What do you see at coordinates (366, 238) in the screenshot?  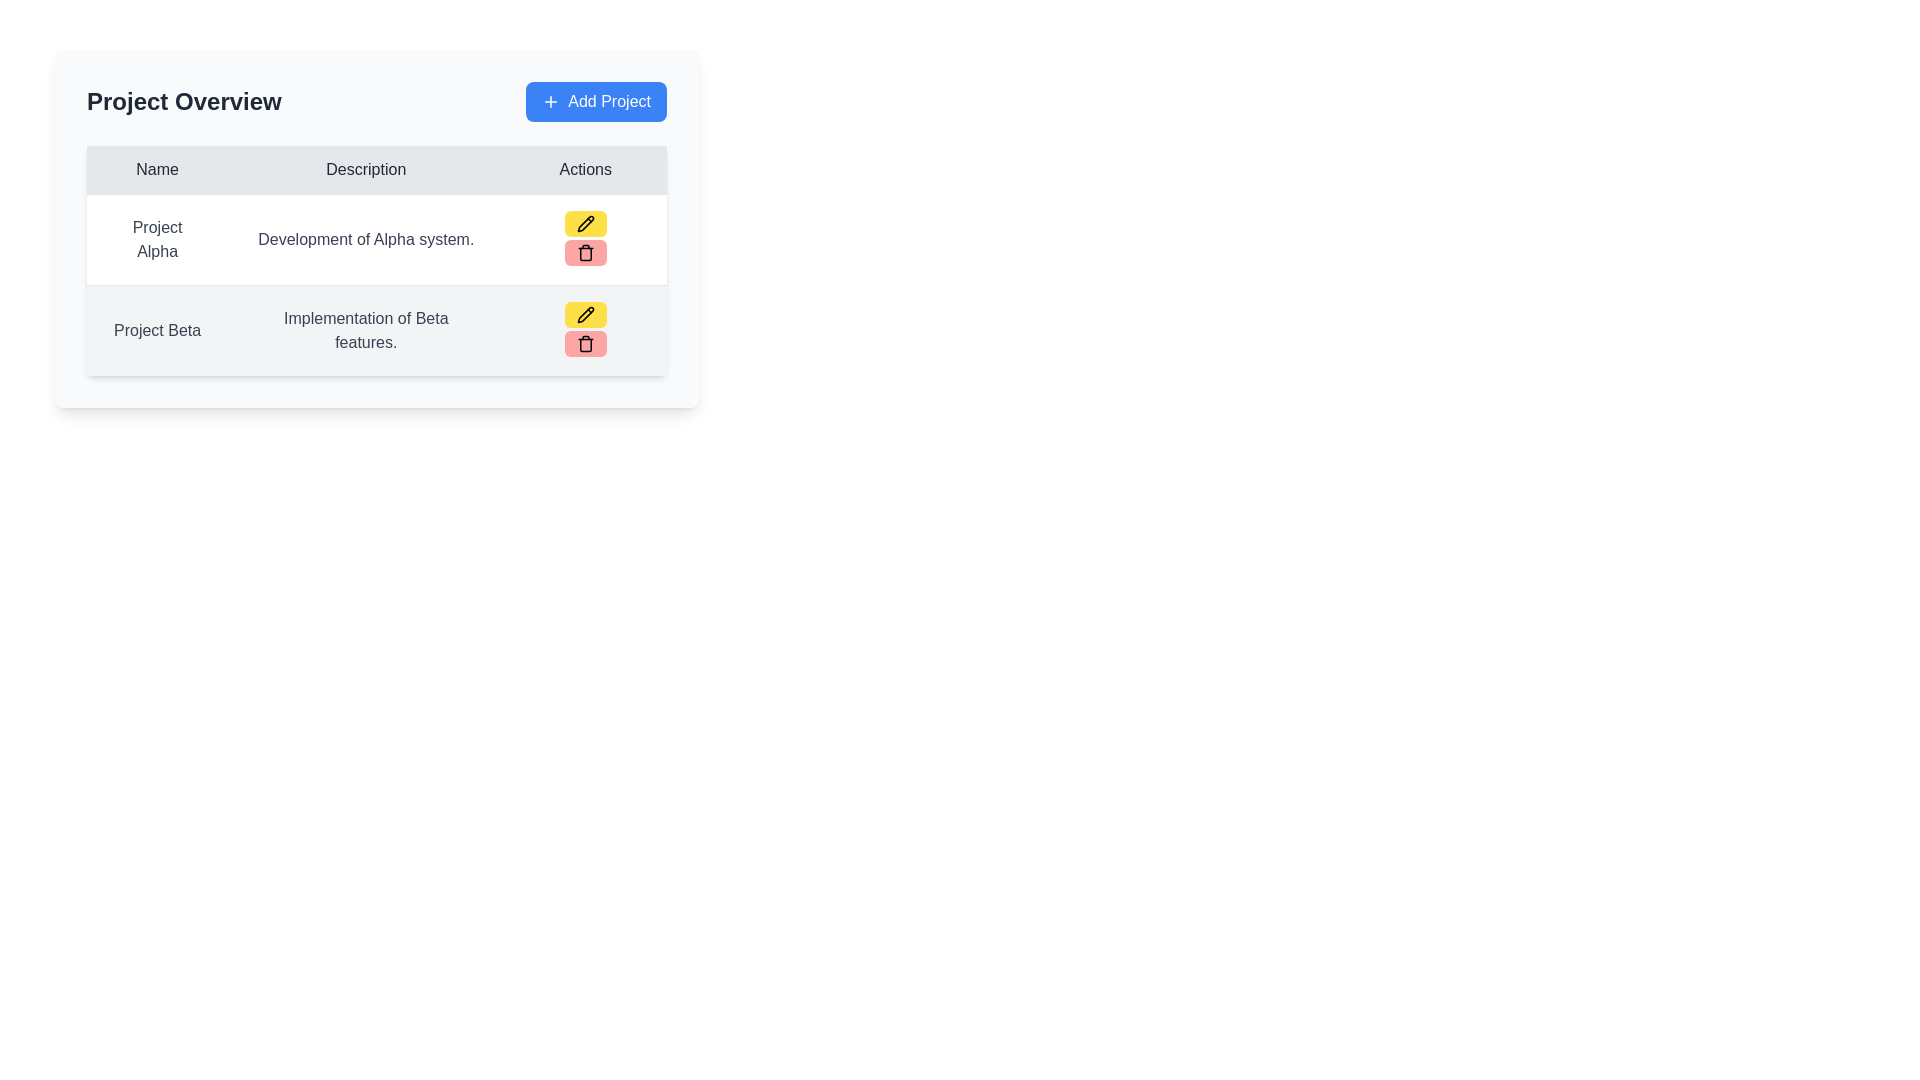 I see `the text label displaying 'Development of Alpha system.' which is styled in gray font and located in the first row of the project information table under the 'Description' column` at bounding box center [366, 238].